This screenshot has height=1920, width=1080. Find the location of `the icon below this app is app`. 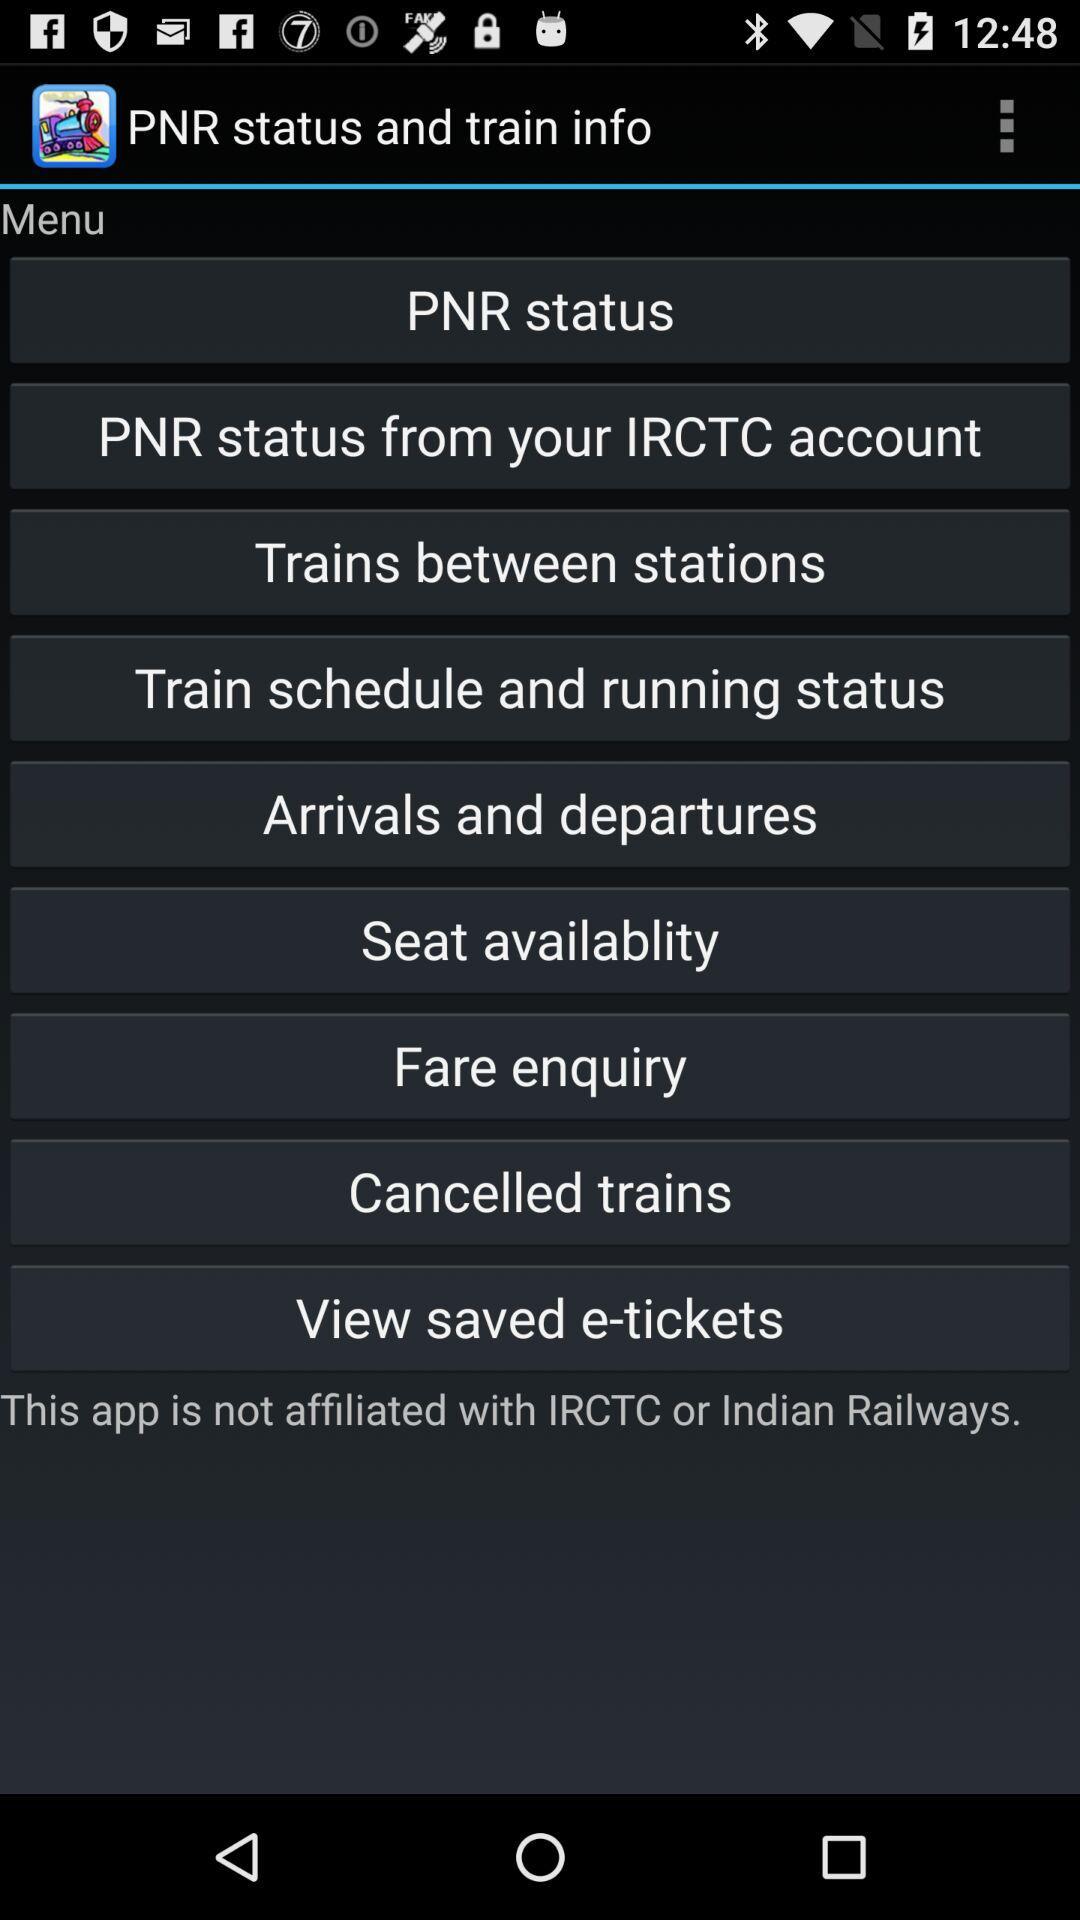

the icon below this app is app is located at coordinates (540, 1727).